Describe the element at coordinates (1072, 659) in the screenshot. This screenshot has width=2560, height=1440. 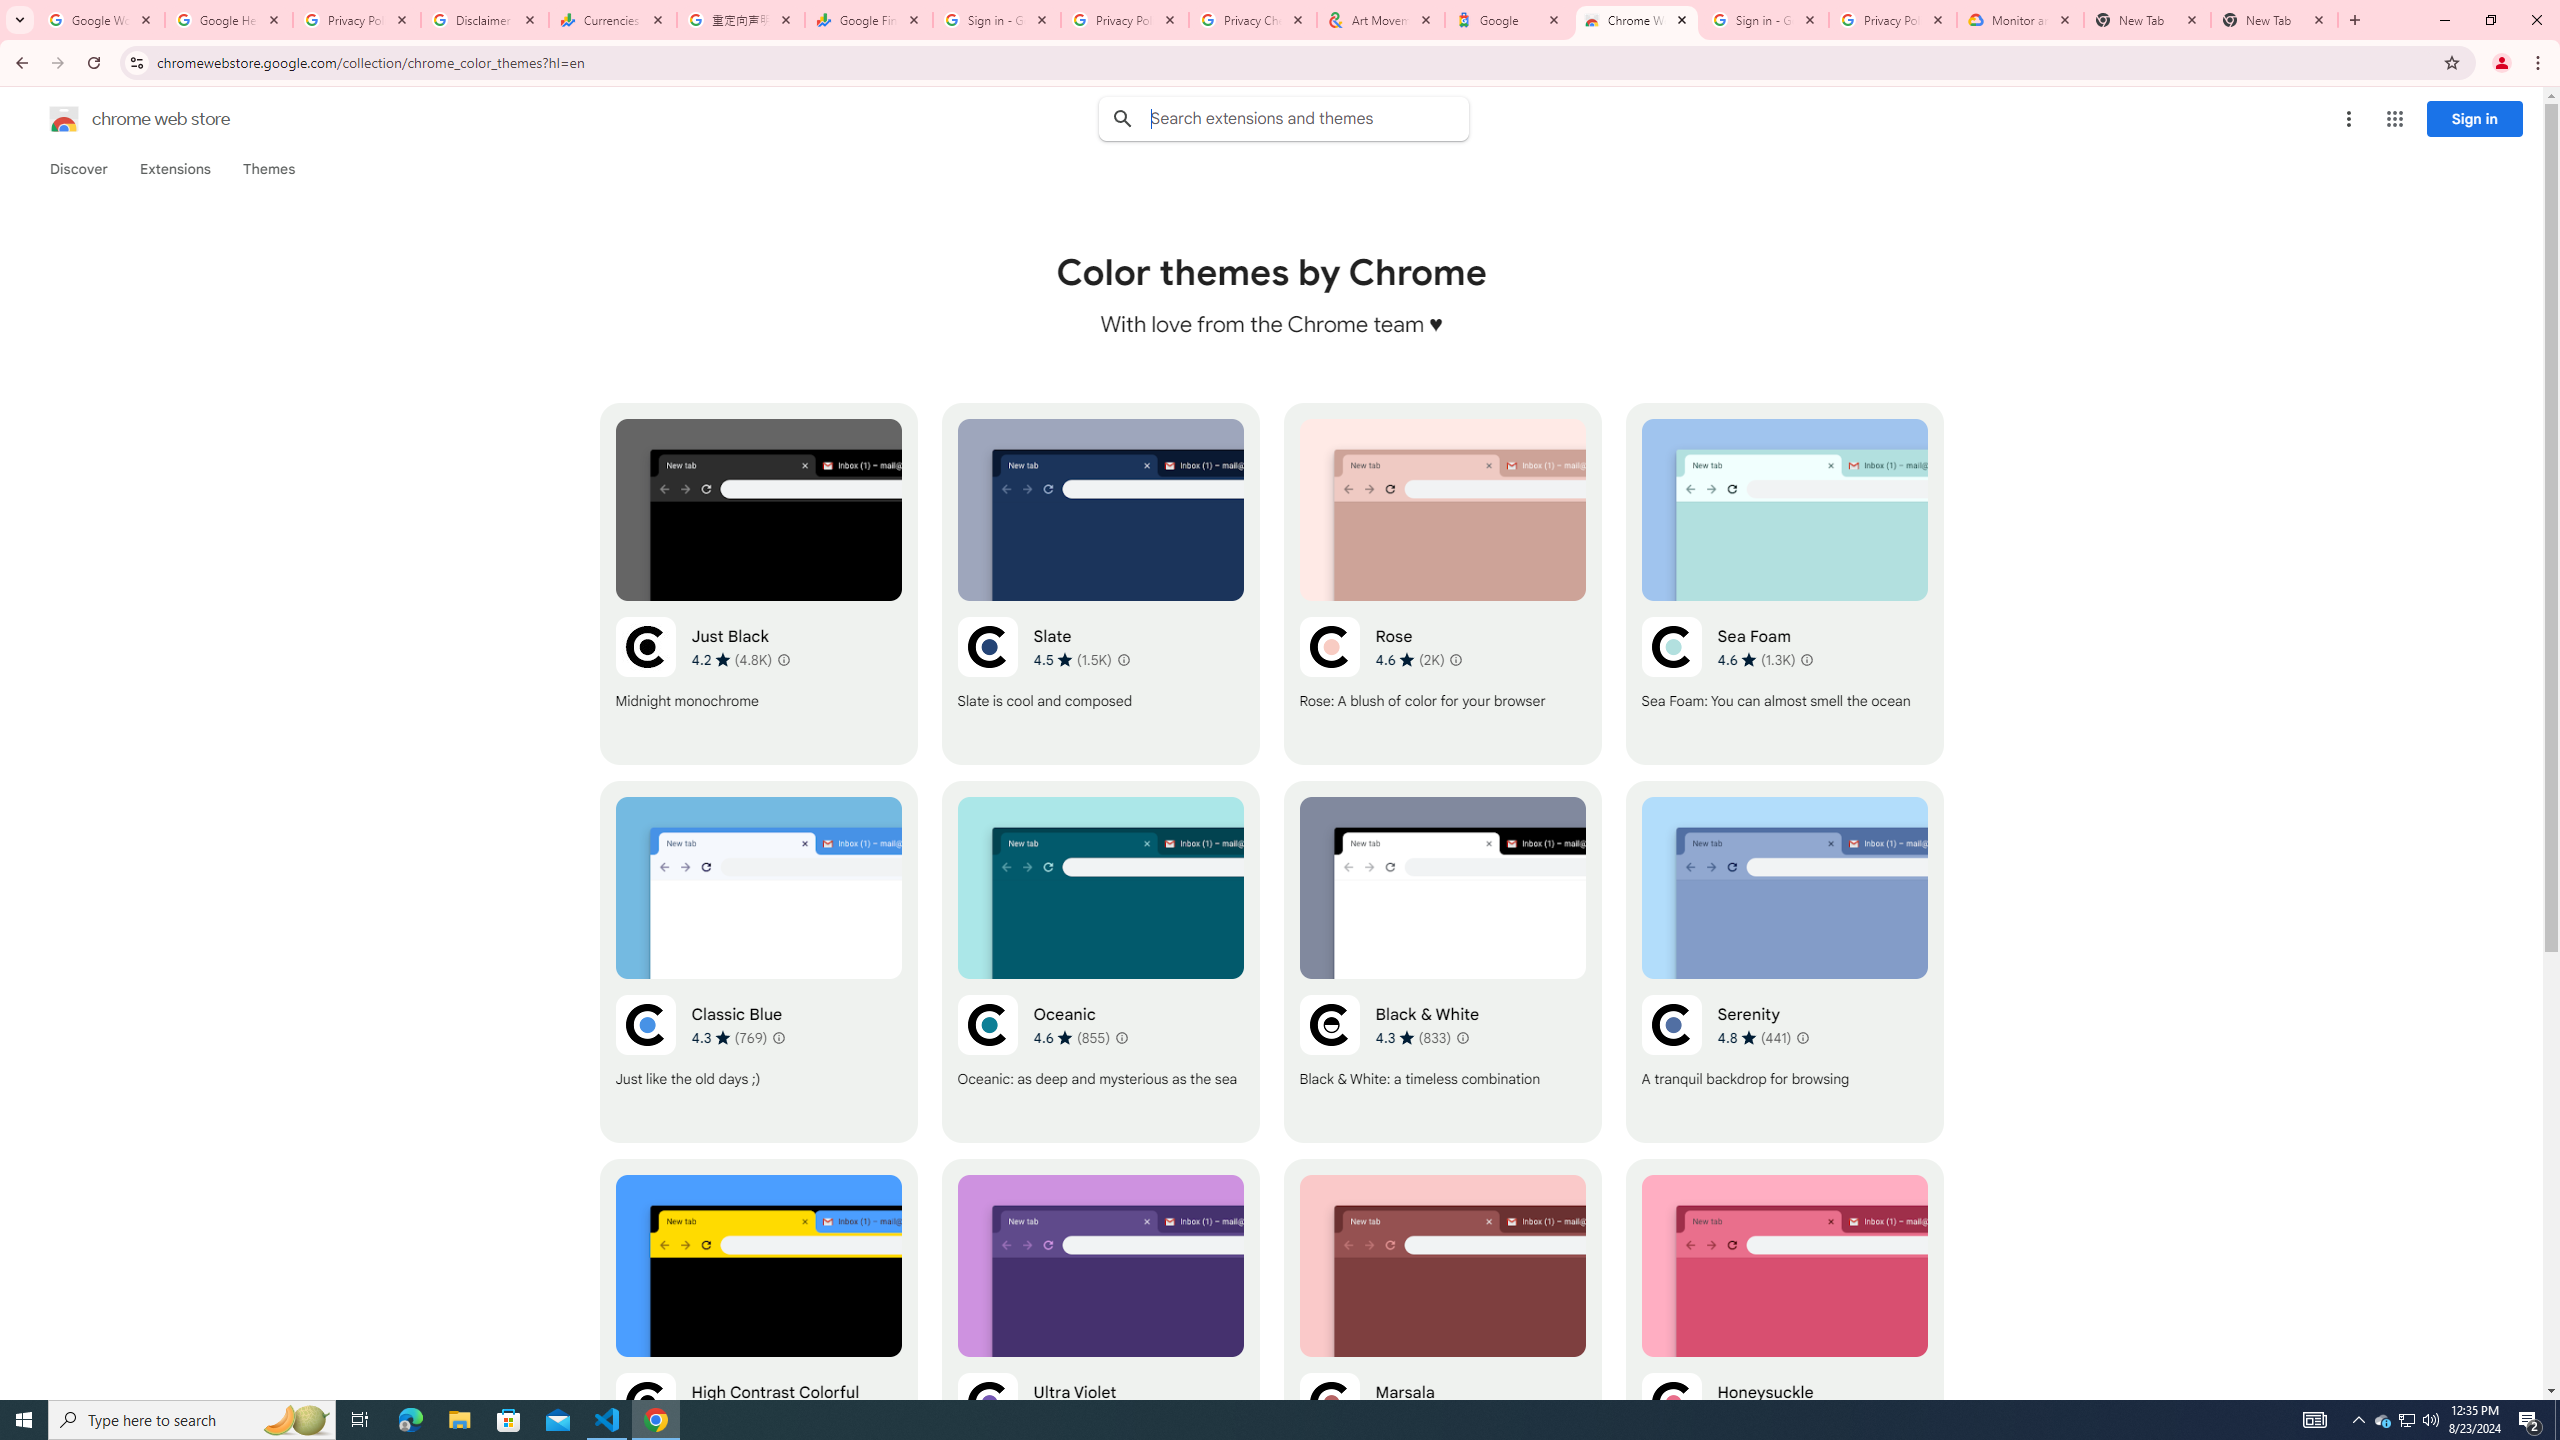
I see `'Average rating 4.5 out of 5 stars. 1.5K ratings.'` at that location.